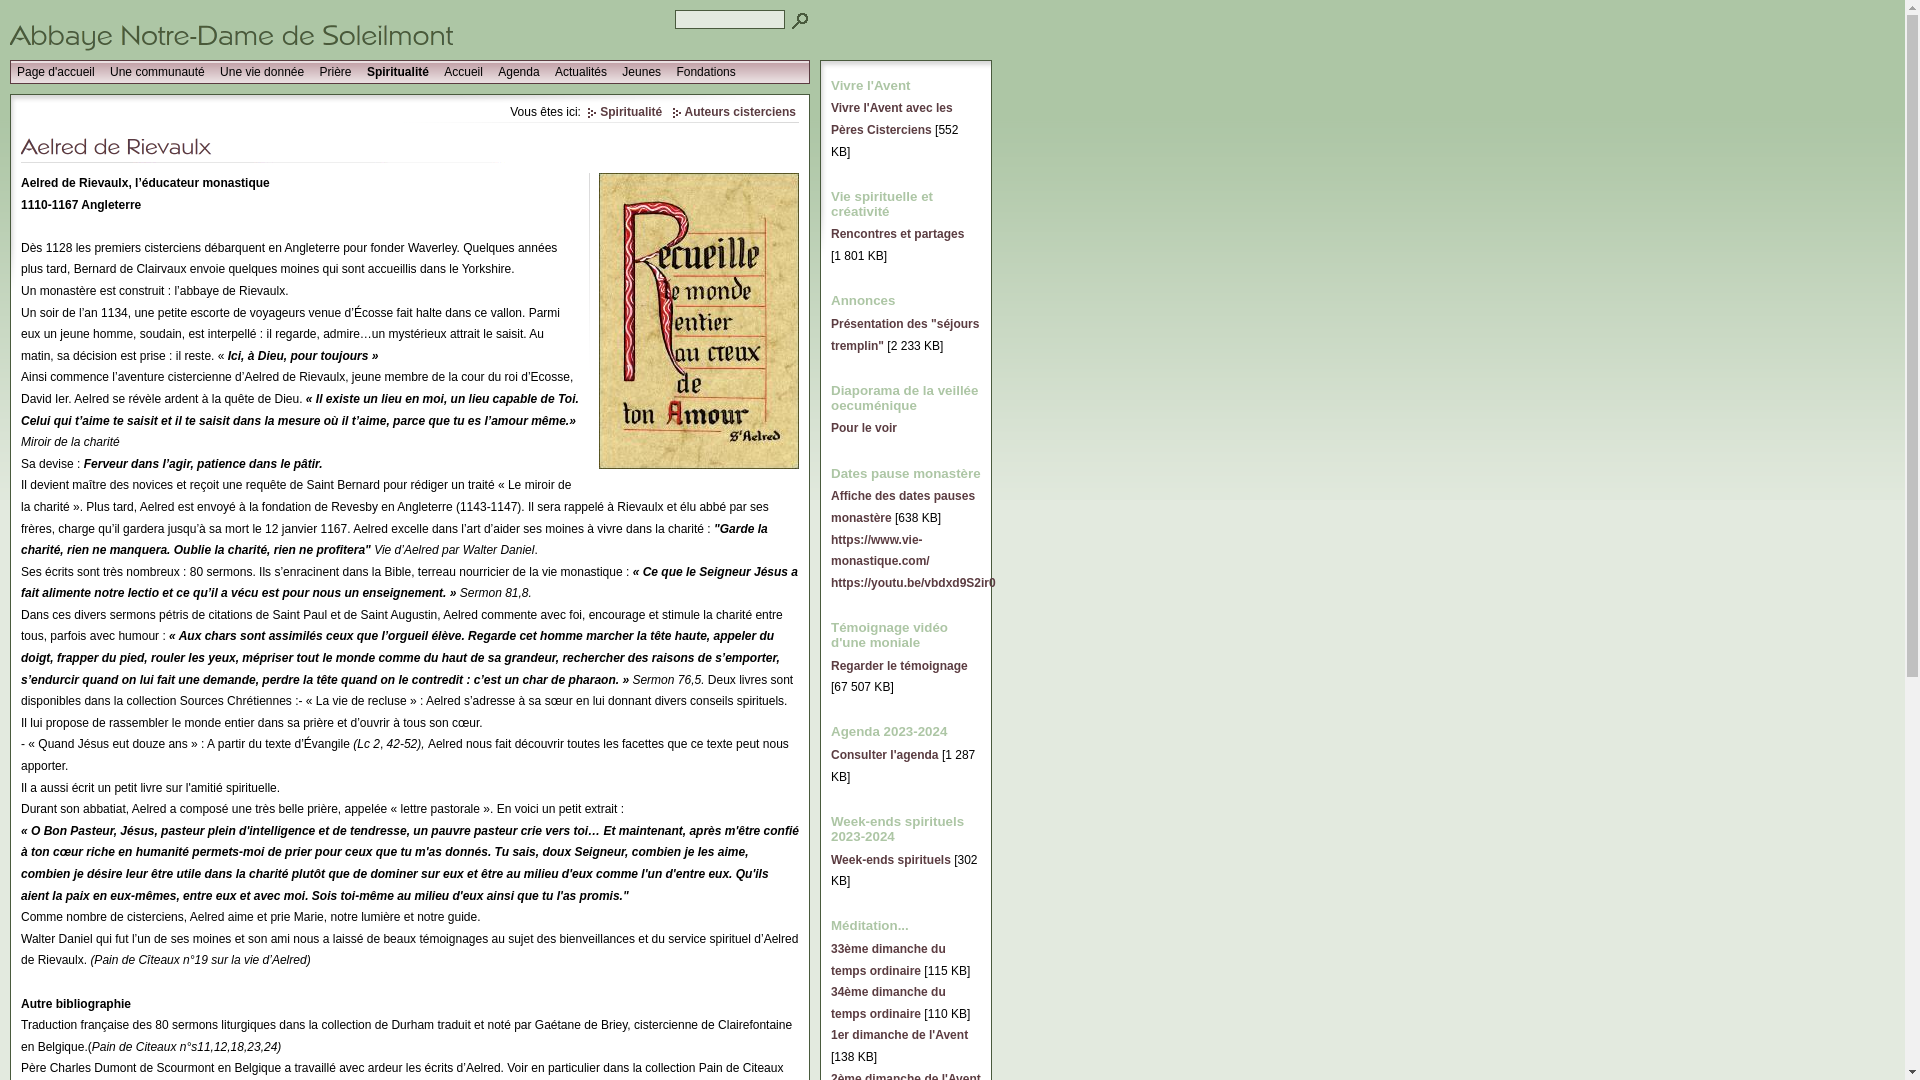 This screenshot has height=1080, width=1920. I want to click on 'https://youtu.be/vbdxd9S2ir0', so click(912, 582).